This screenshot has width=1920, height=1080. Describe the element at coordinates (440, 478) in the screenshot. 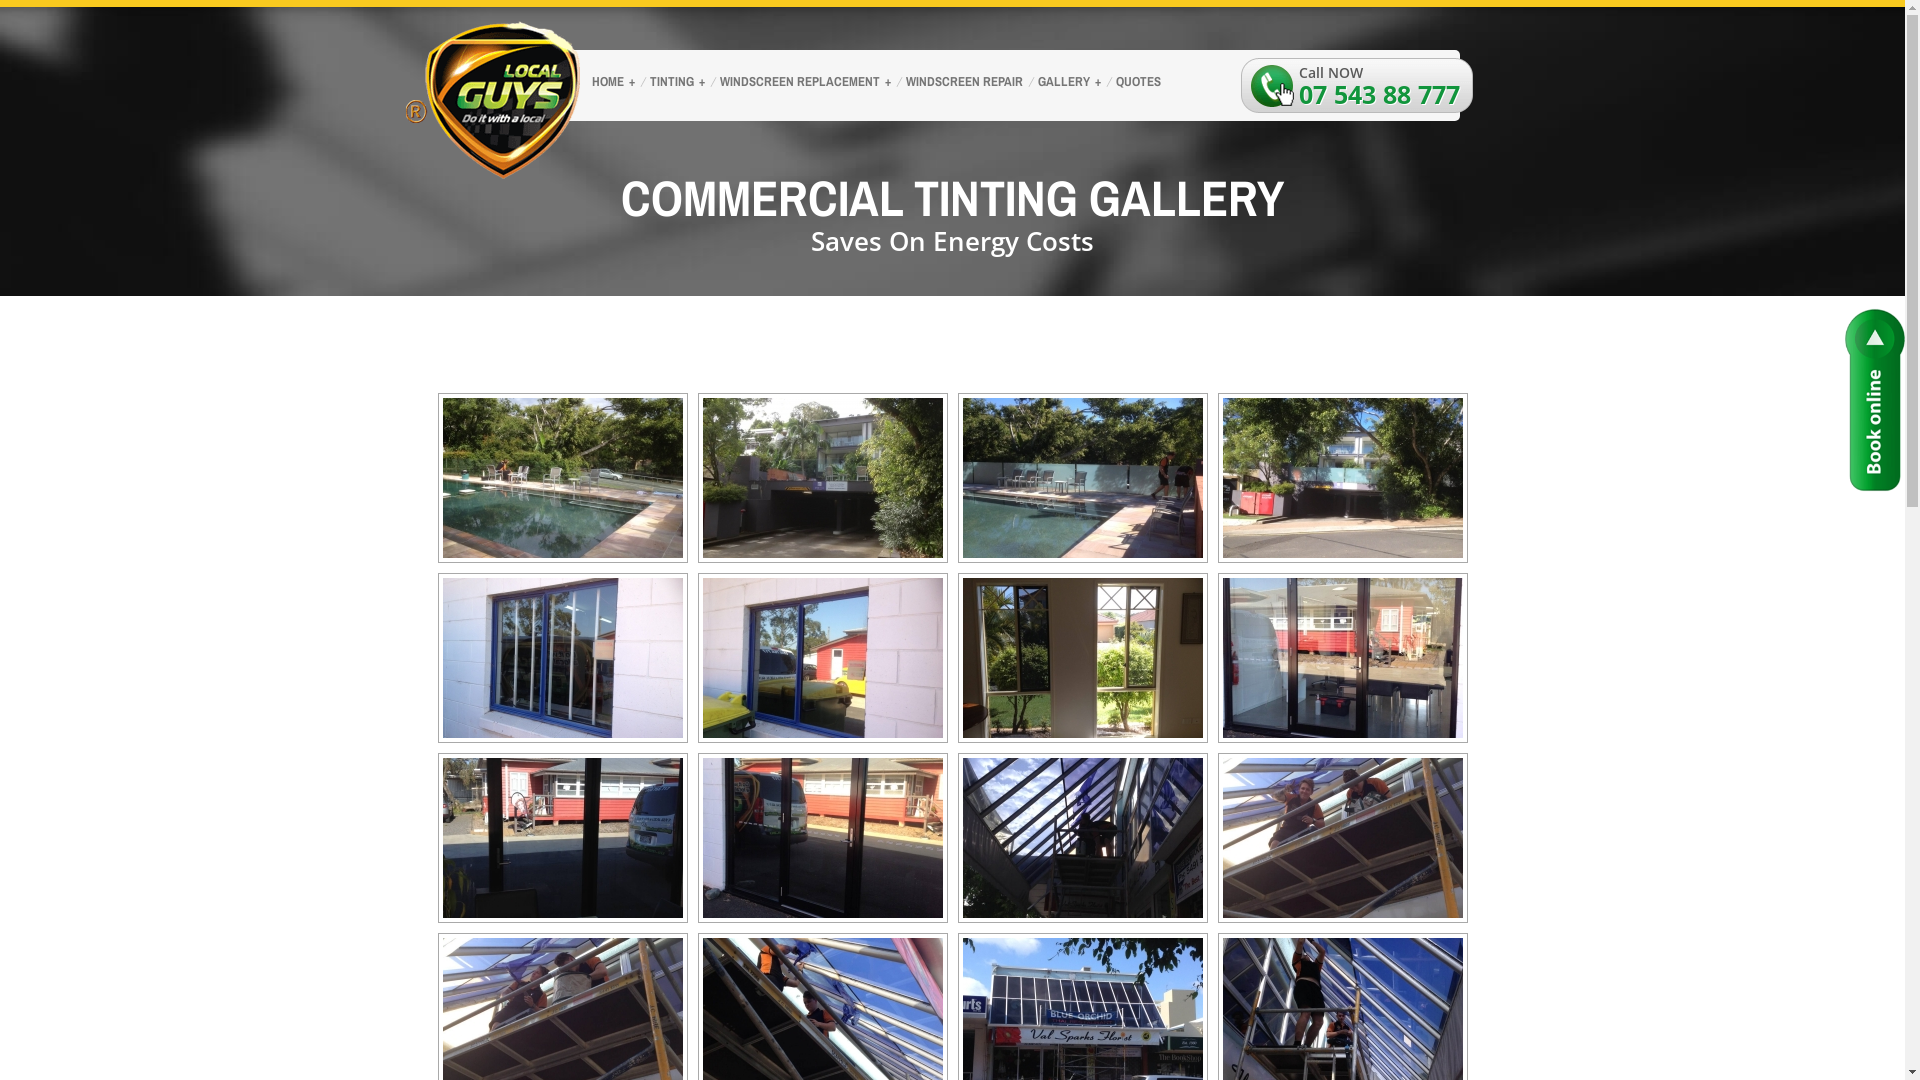

I see `'BEFORE Pool Fence being Frosted for Privacy'` at that location.